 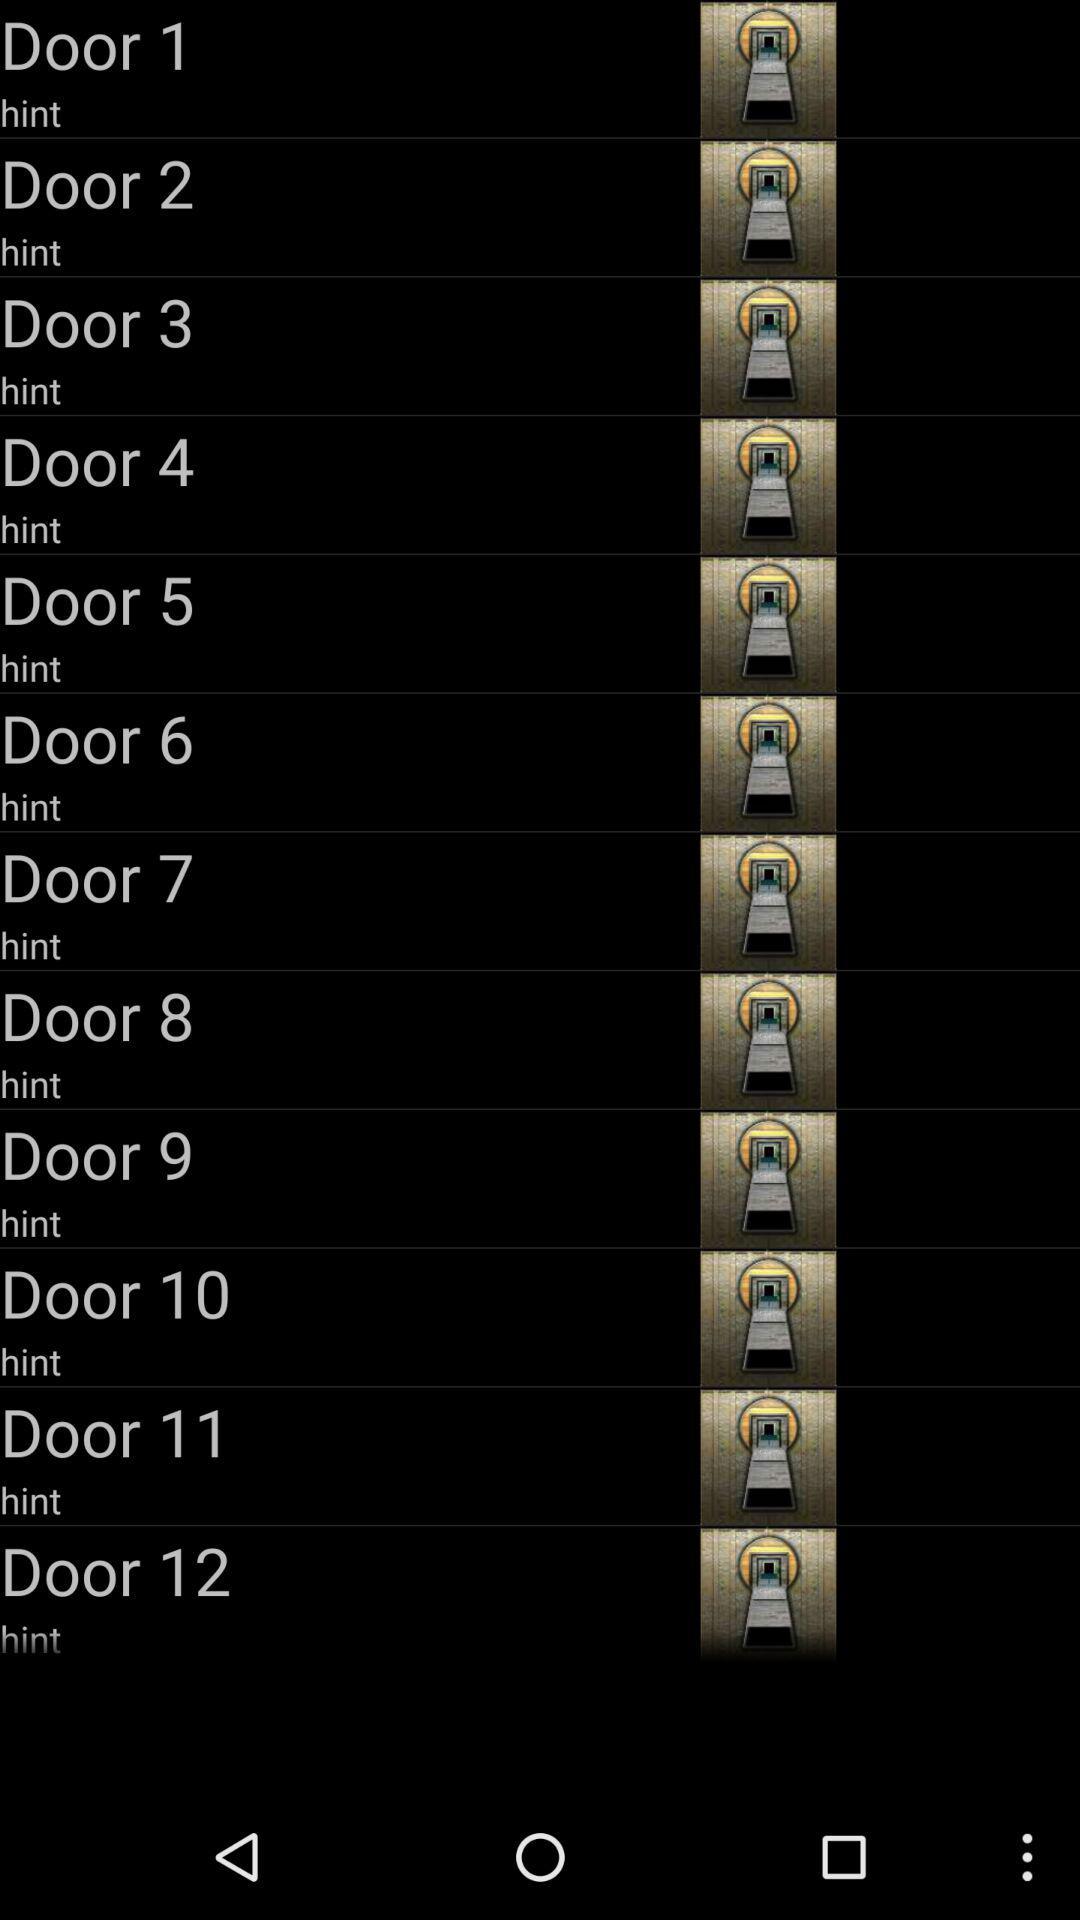 I want to click on icon below the hint icon, so click(x=346, y=876).